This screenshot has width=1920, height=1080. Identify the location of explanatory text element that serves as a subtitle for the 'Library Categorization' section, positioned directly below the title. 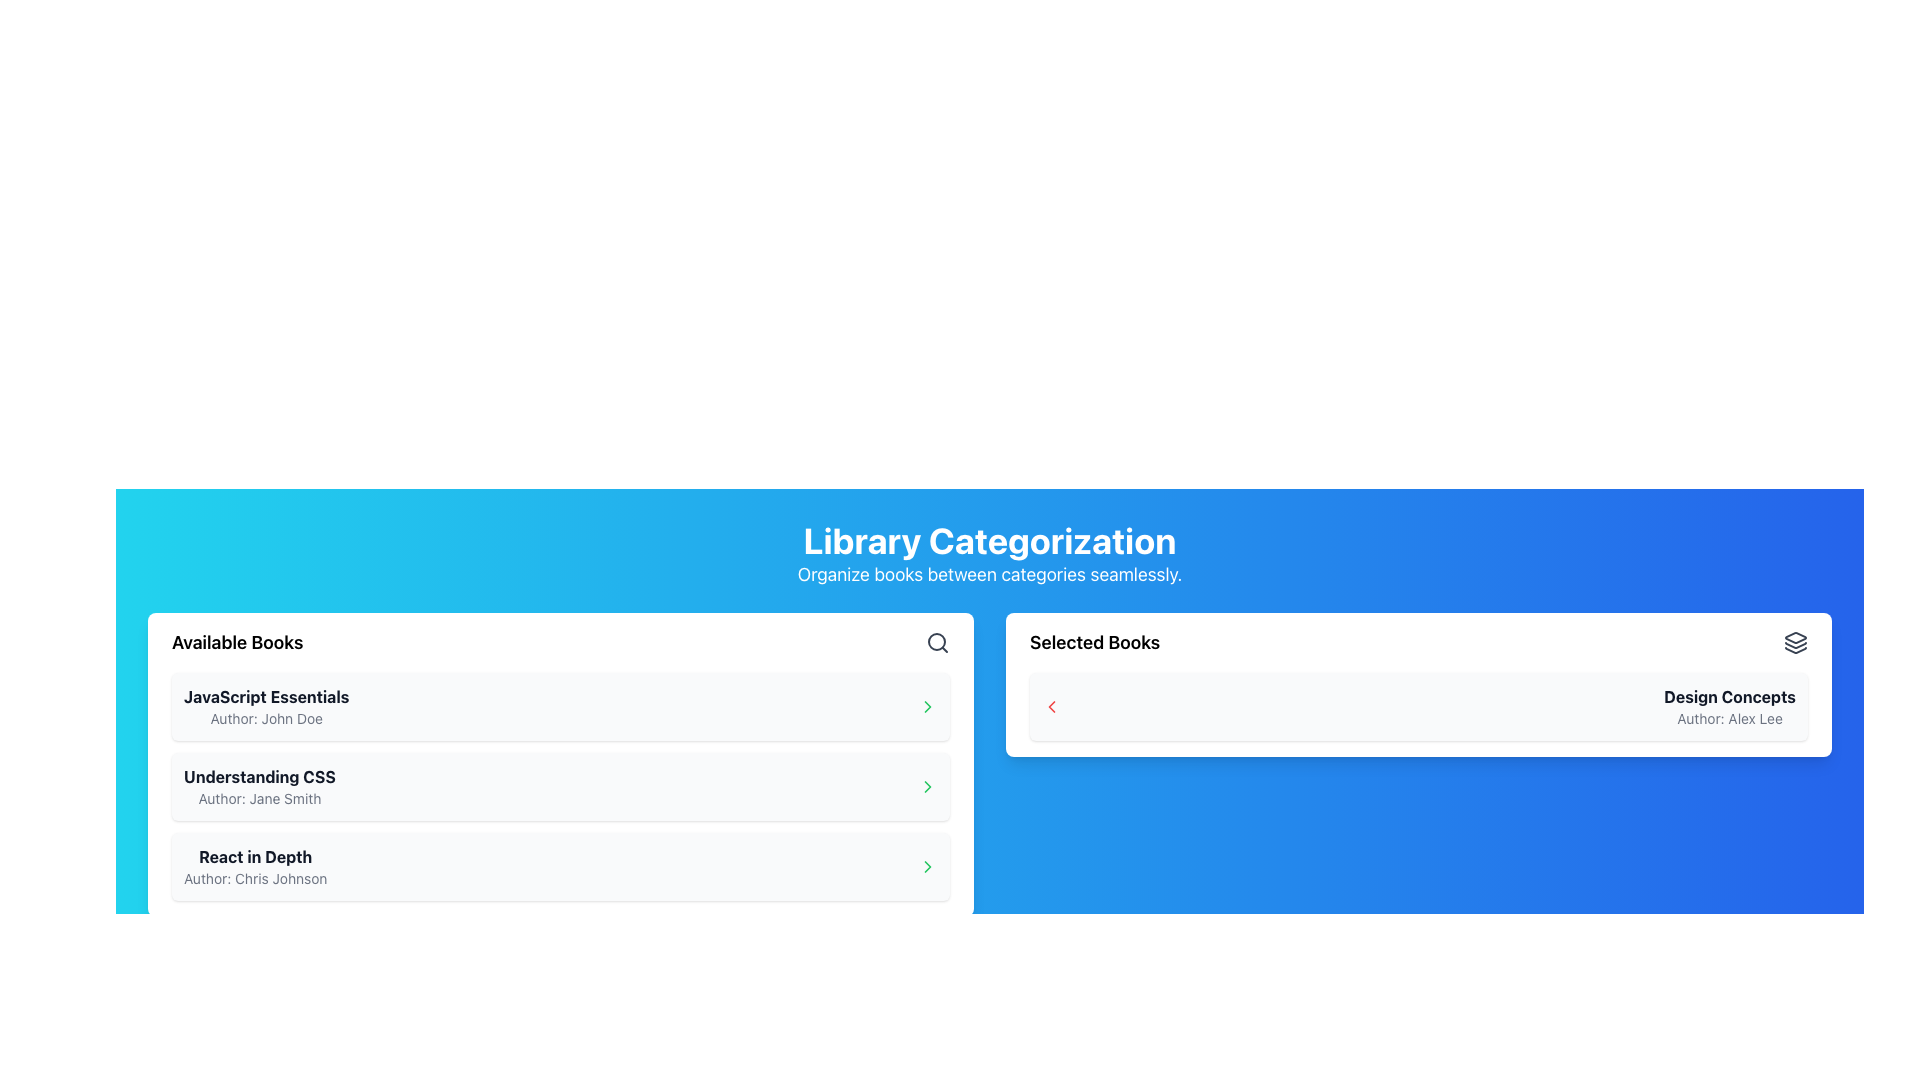
(989, 574).